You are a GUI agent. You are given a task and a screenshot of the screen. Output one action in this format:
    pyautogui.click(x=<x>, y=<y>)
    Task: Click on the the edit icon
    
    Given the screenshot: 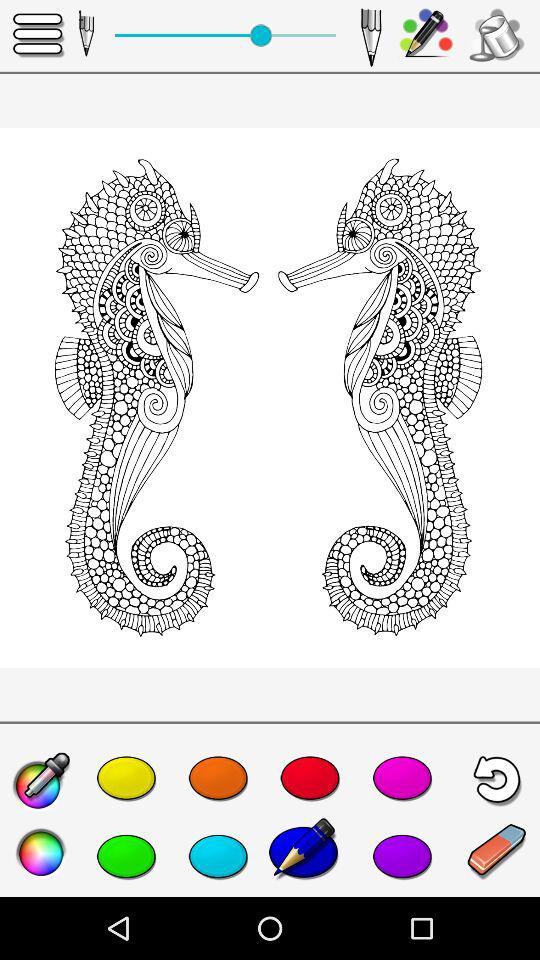 What is the action you would take?
    pyautogui.click(x=41, y=782)
    